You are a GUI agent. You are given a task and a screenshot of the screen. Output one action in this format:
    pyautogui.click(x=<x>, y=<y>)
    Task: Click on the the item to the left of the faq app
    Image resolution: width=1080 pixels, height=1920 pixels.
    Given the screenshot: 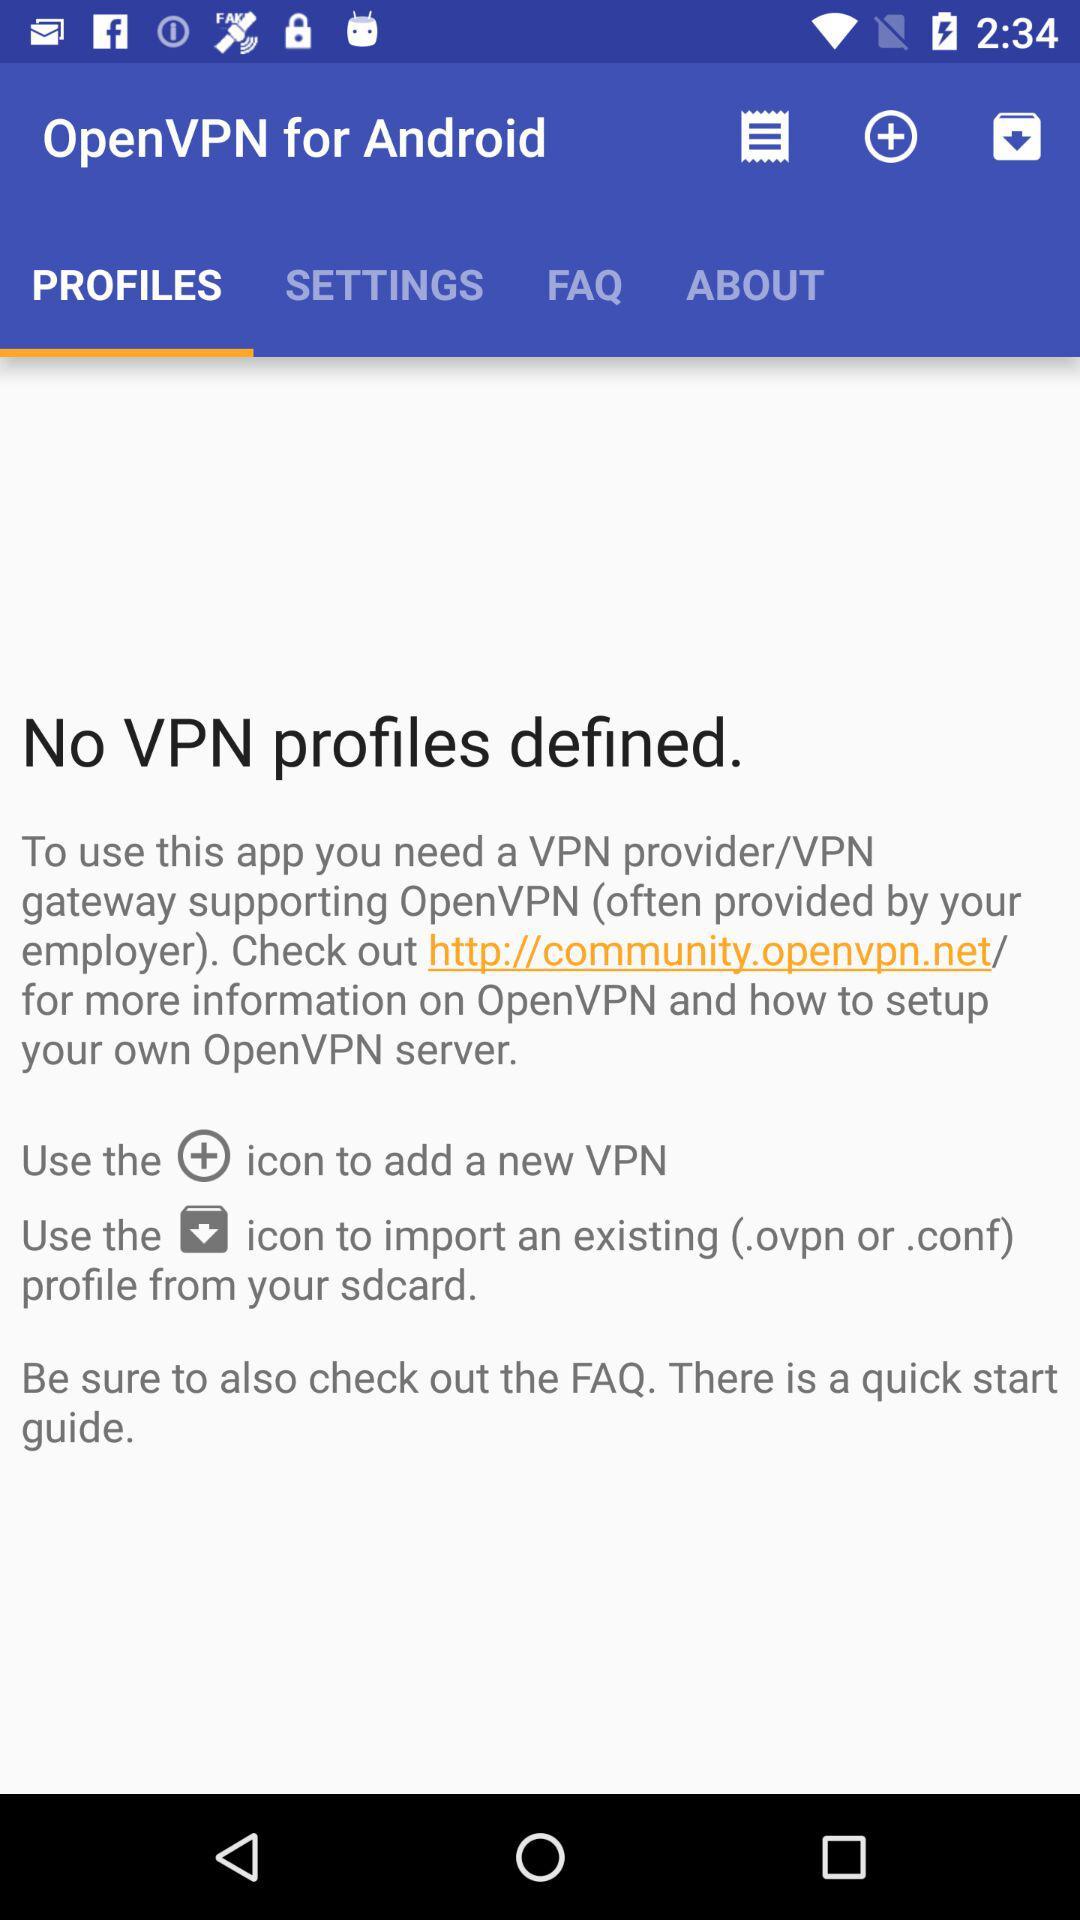 What is the action you would take?
    pyautogui.click(x=384, y=282)
    